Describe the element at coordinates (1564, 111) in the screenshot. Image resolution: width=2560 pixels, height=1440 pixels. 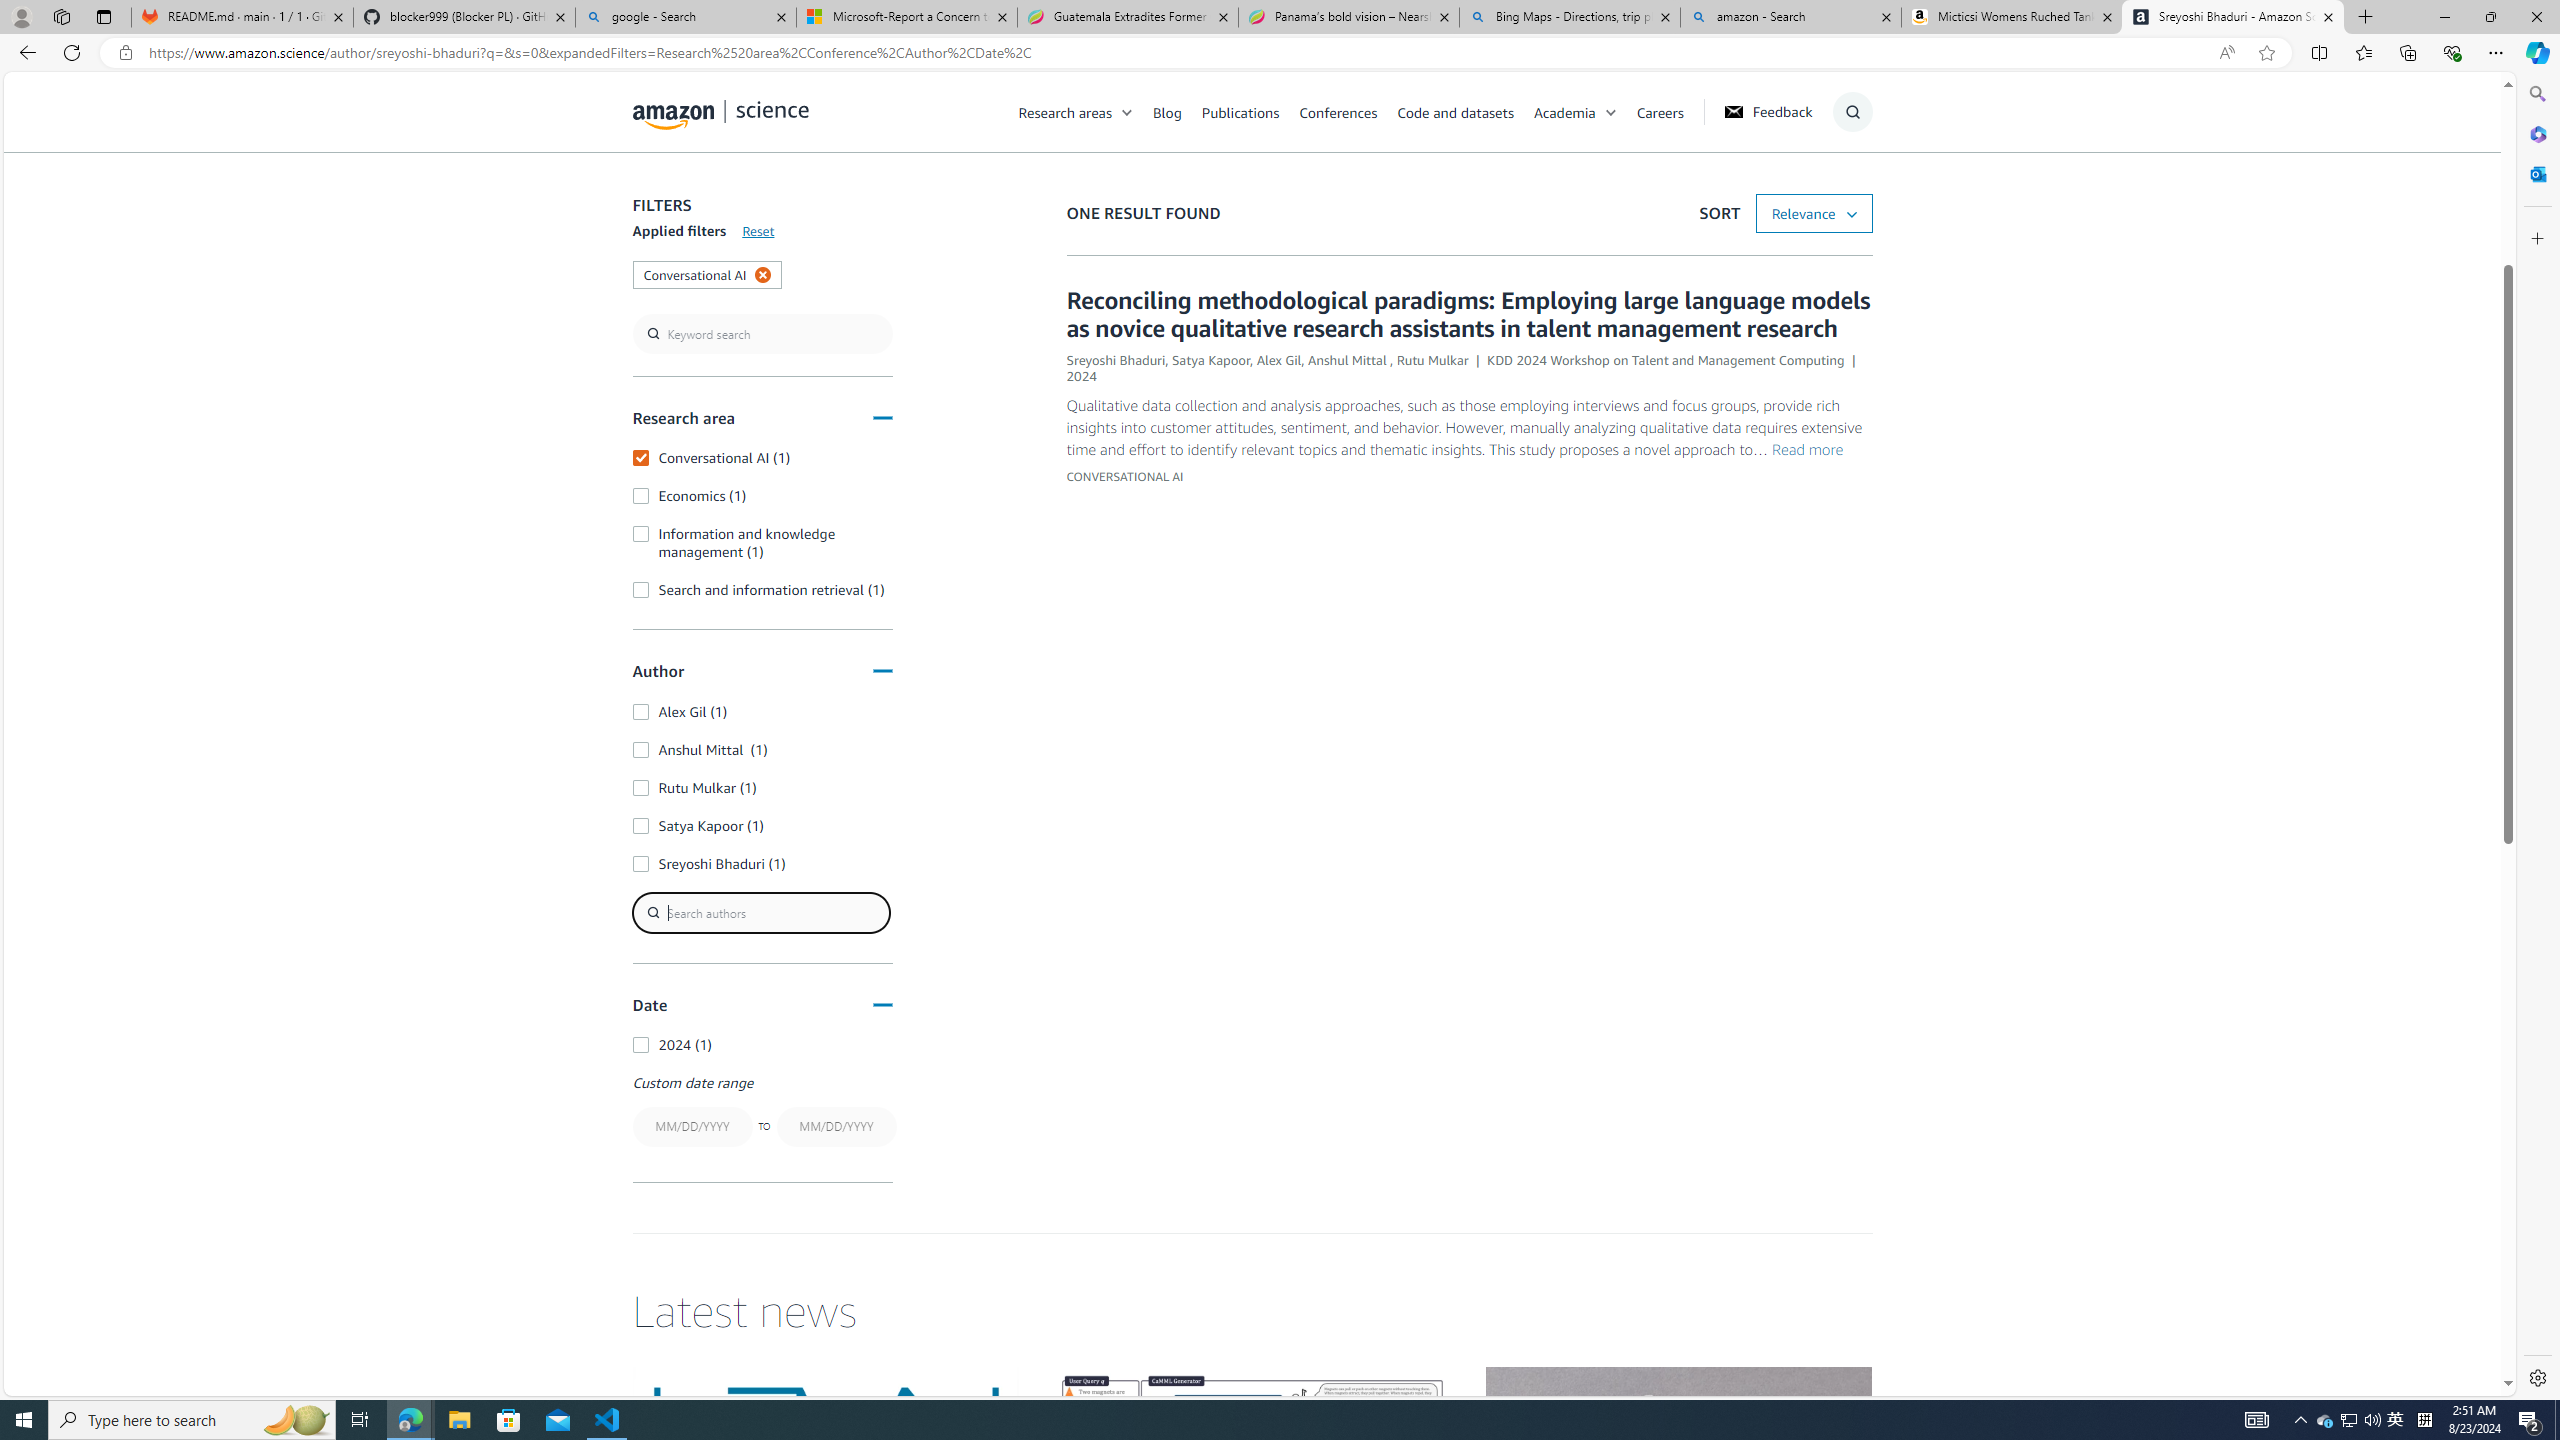
I see `'Academia'` at that location.